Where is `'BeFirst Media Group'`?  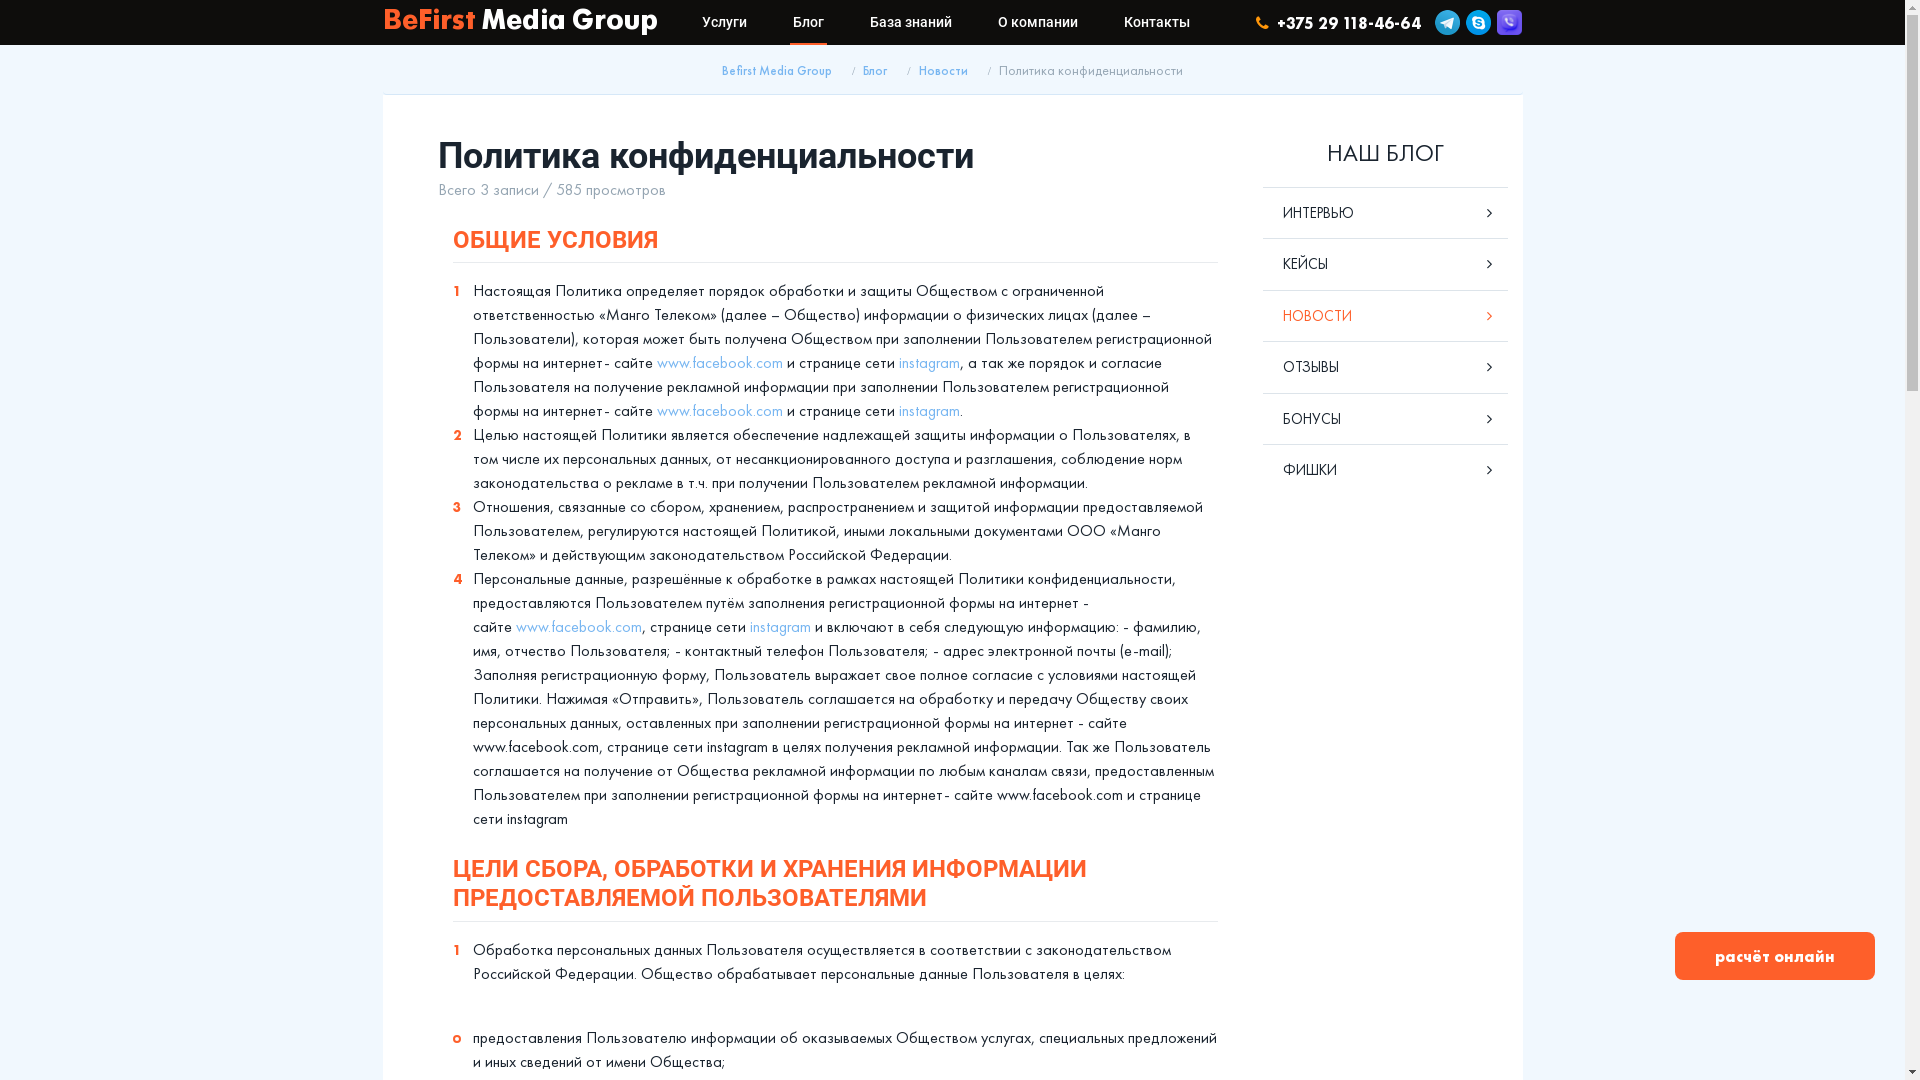
'BeFirst Media Group' is located at coordinates (382, 22).